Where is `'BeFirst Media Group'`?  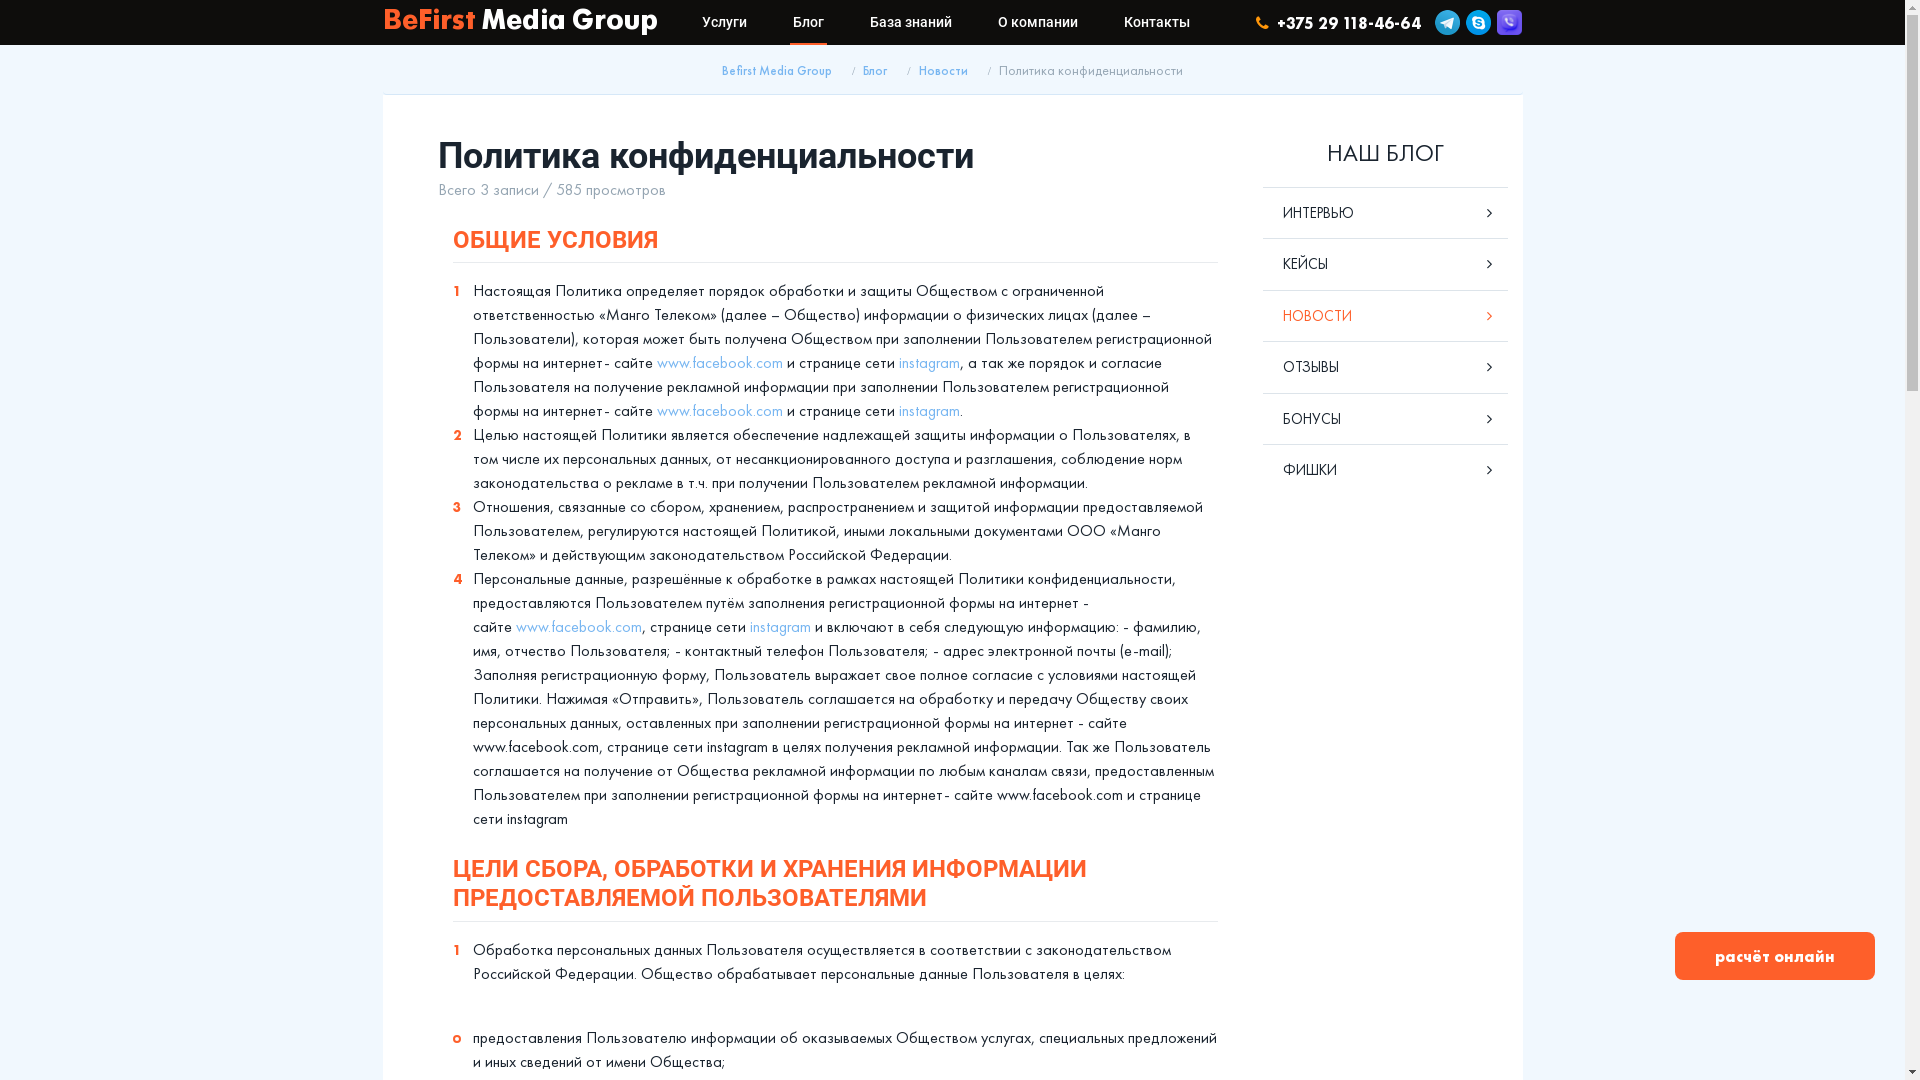
'BeFirst Media Group' is located at coordinates (382, 22).